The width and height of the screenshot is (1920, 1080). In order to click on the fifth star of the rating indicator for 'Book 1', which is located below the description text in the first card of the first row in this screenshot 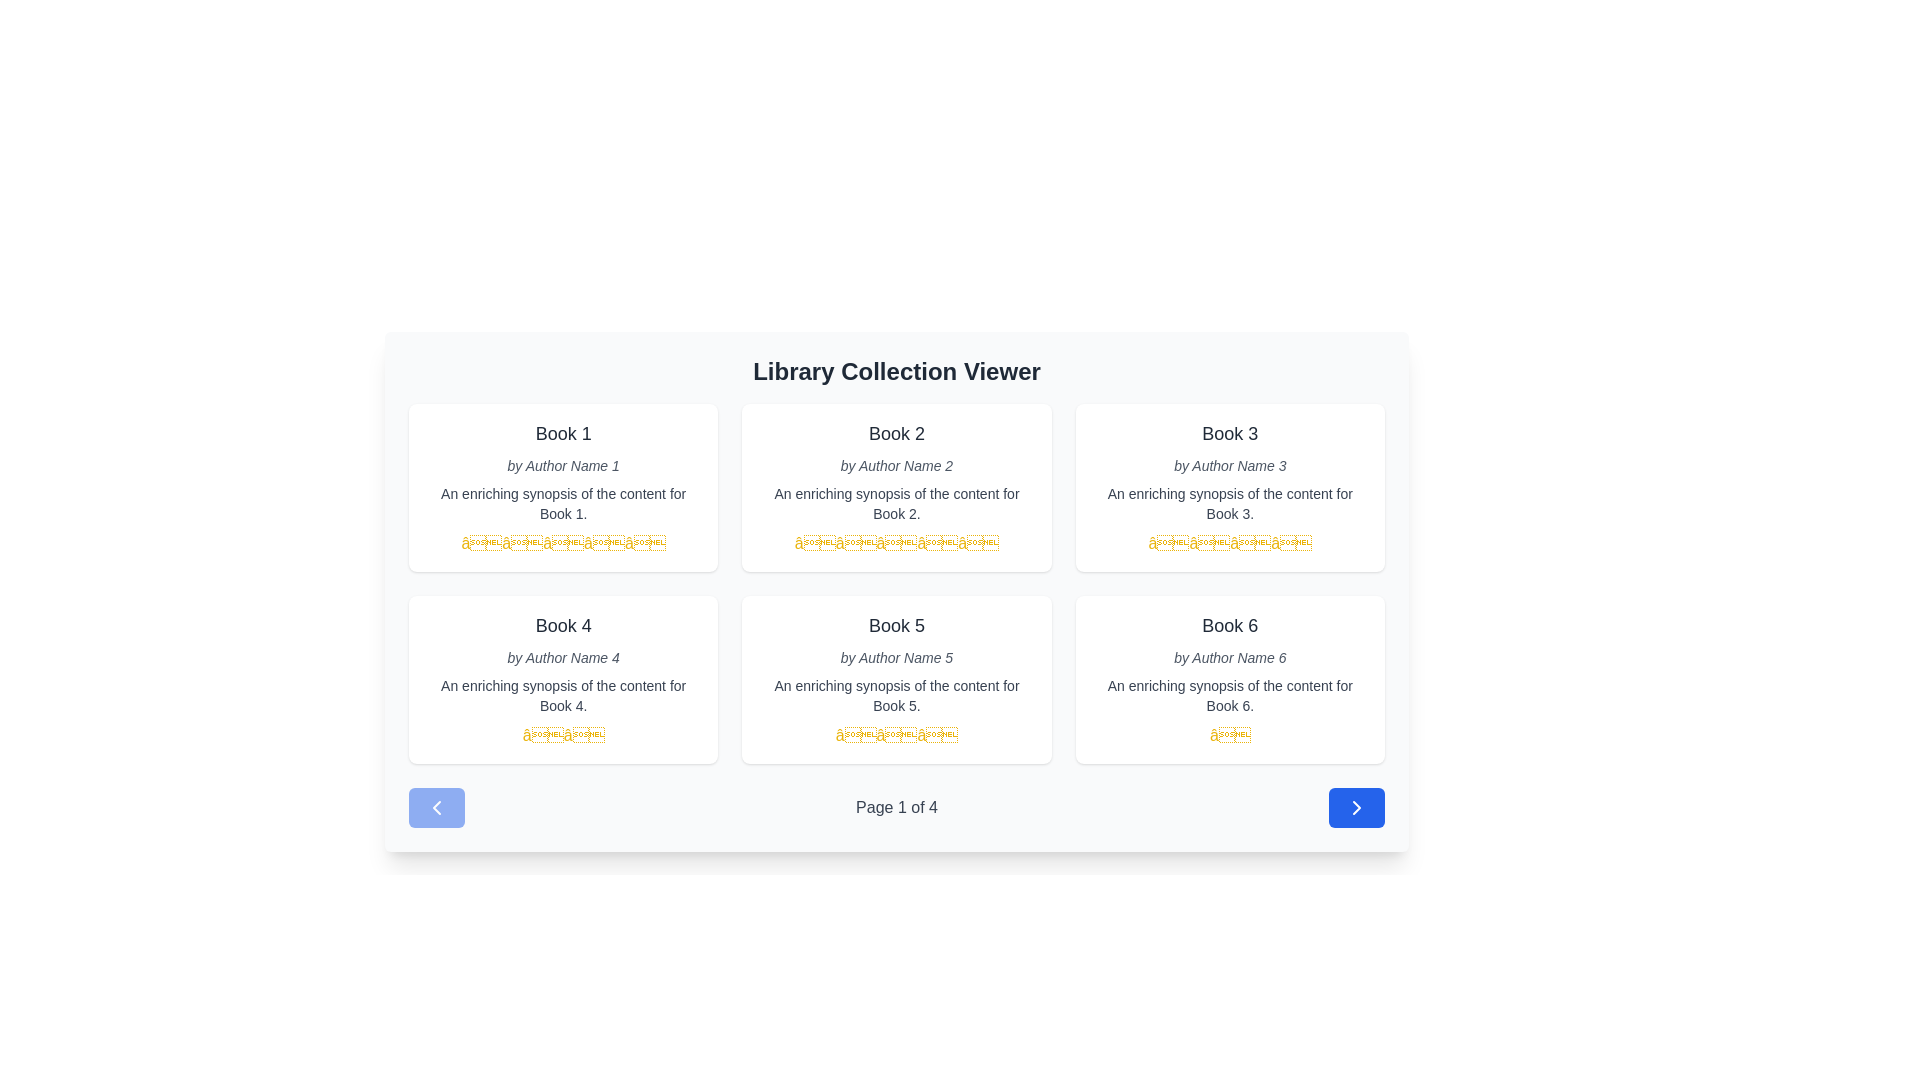, I will do `click(645, 543)`.